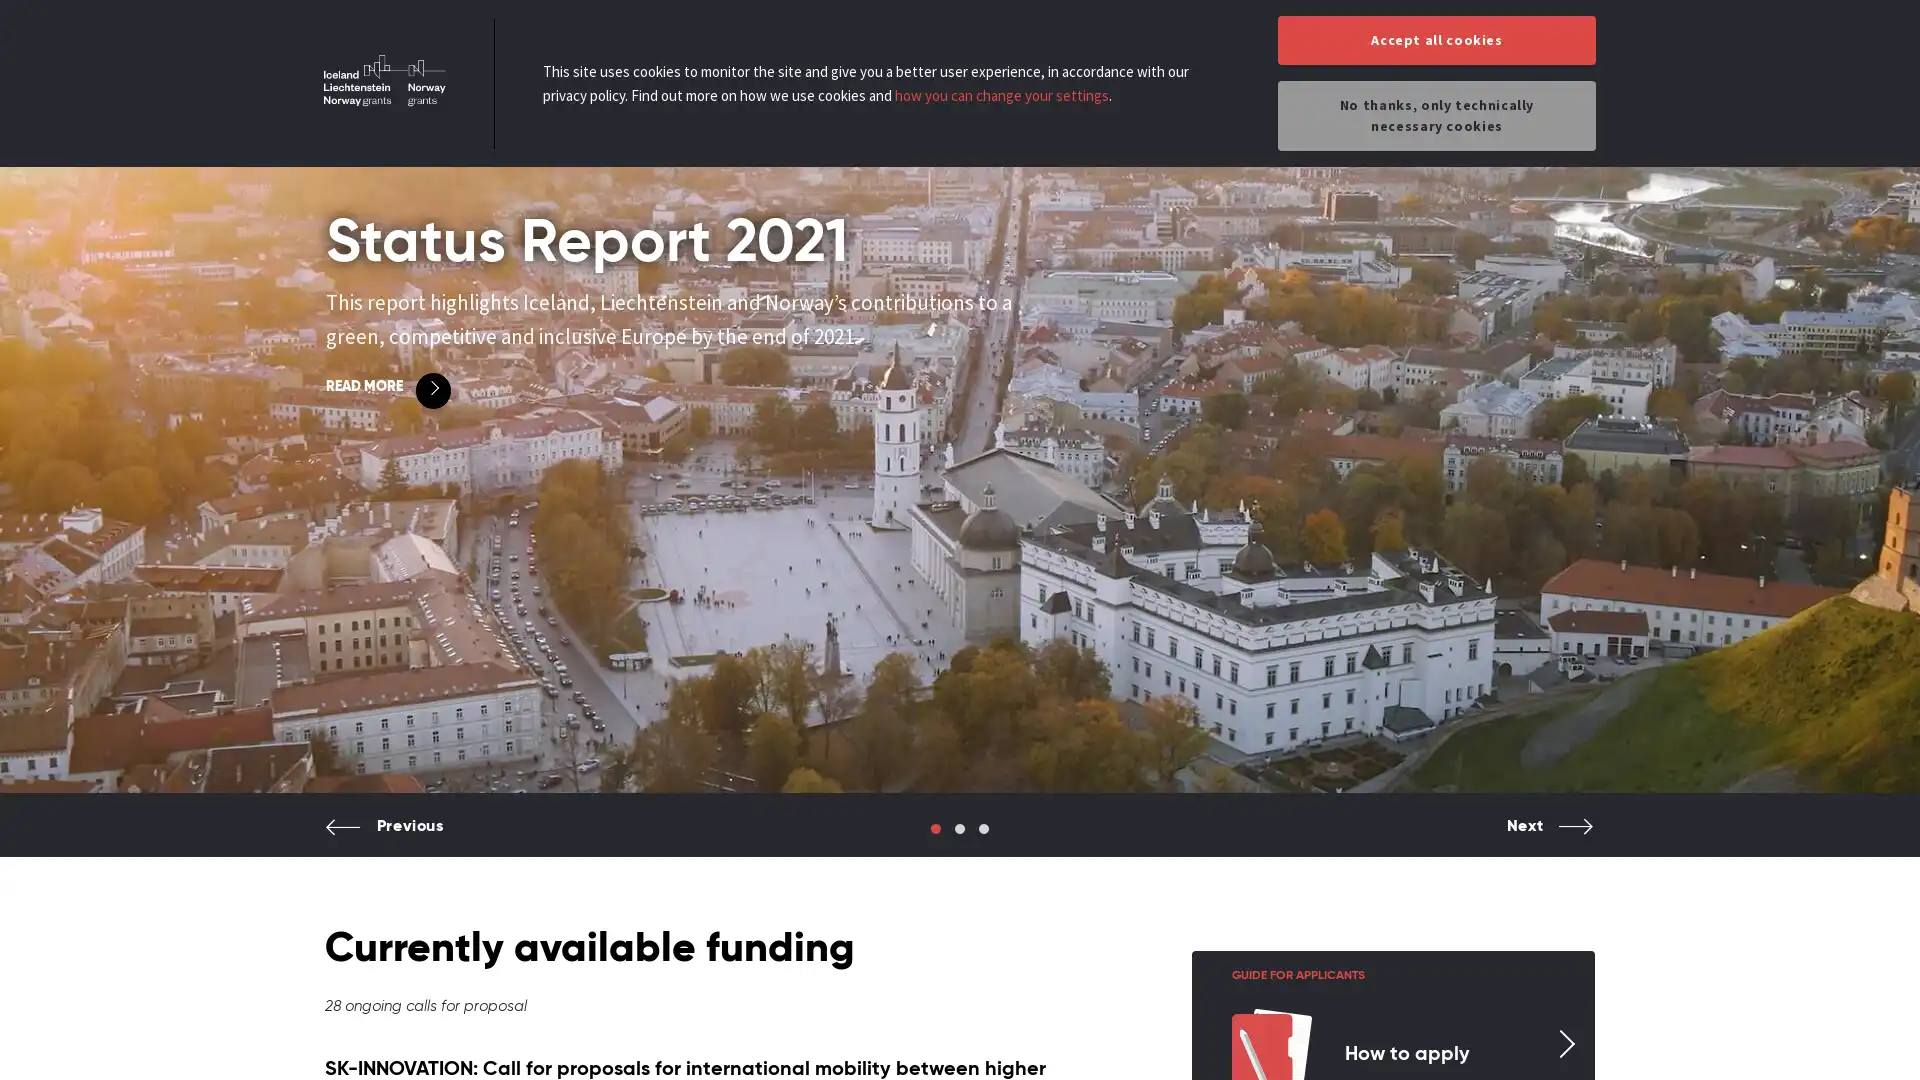 This screenshot has width=1920, height=1080. Describe the element at coordinates (1435, 40) in the screenshot. I see `Accept all cookies` at that location.